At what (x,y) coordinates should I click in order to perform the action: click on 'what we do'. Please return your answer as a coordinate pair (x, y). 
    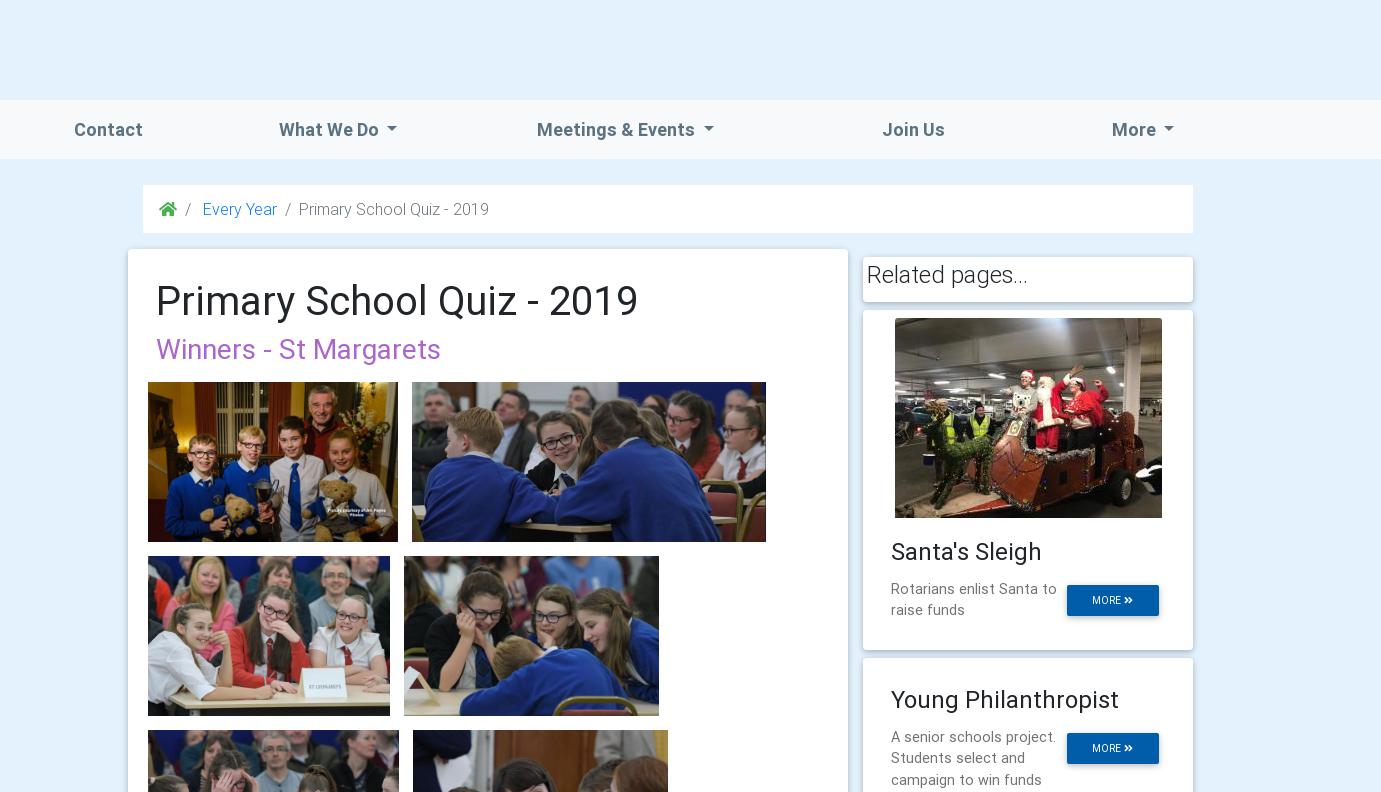
    Looking at the image, I should click on (329, 128).